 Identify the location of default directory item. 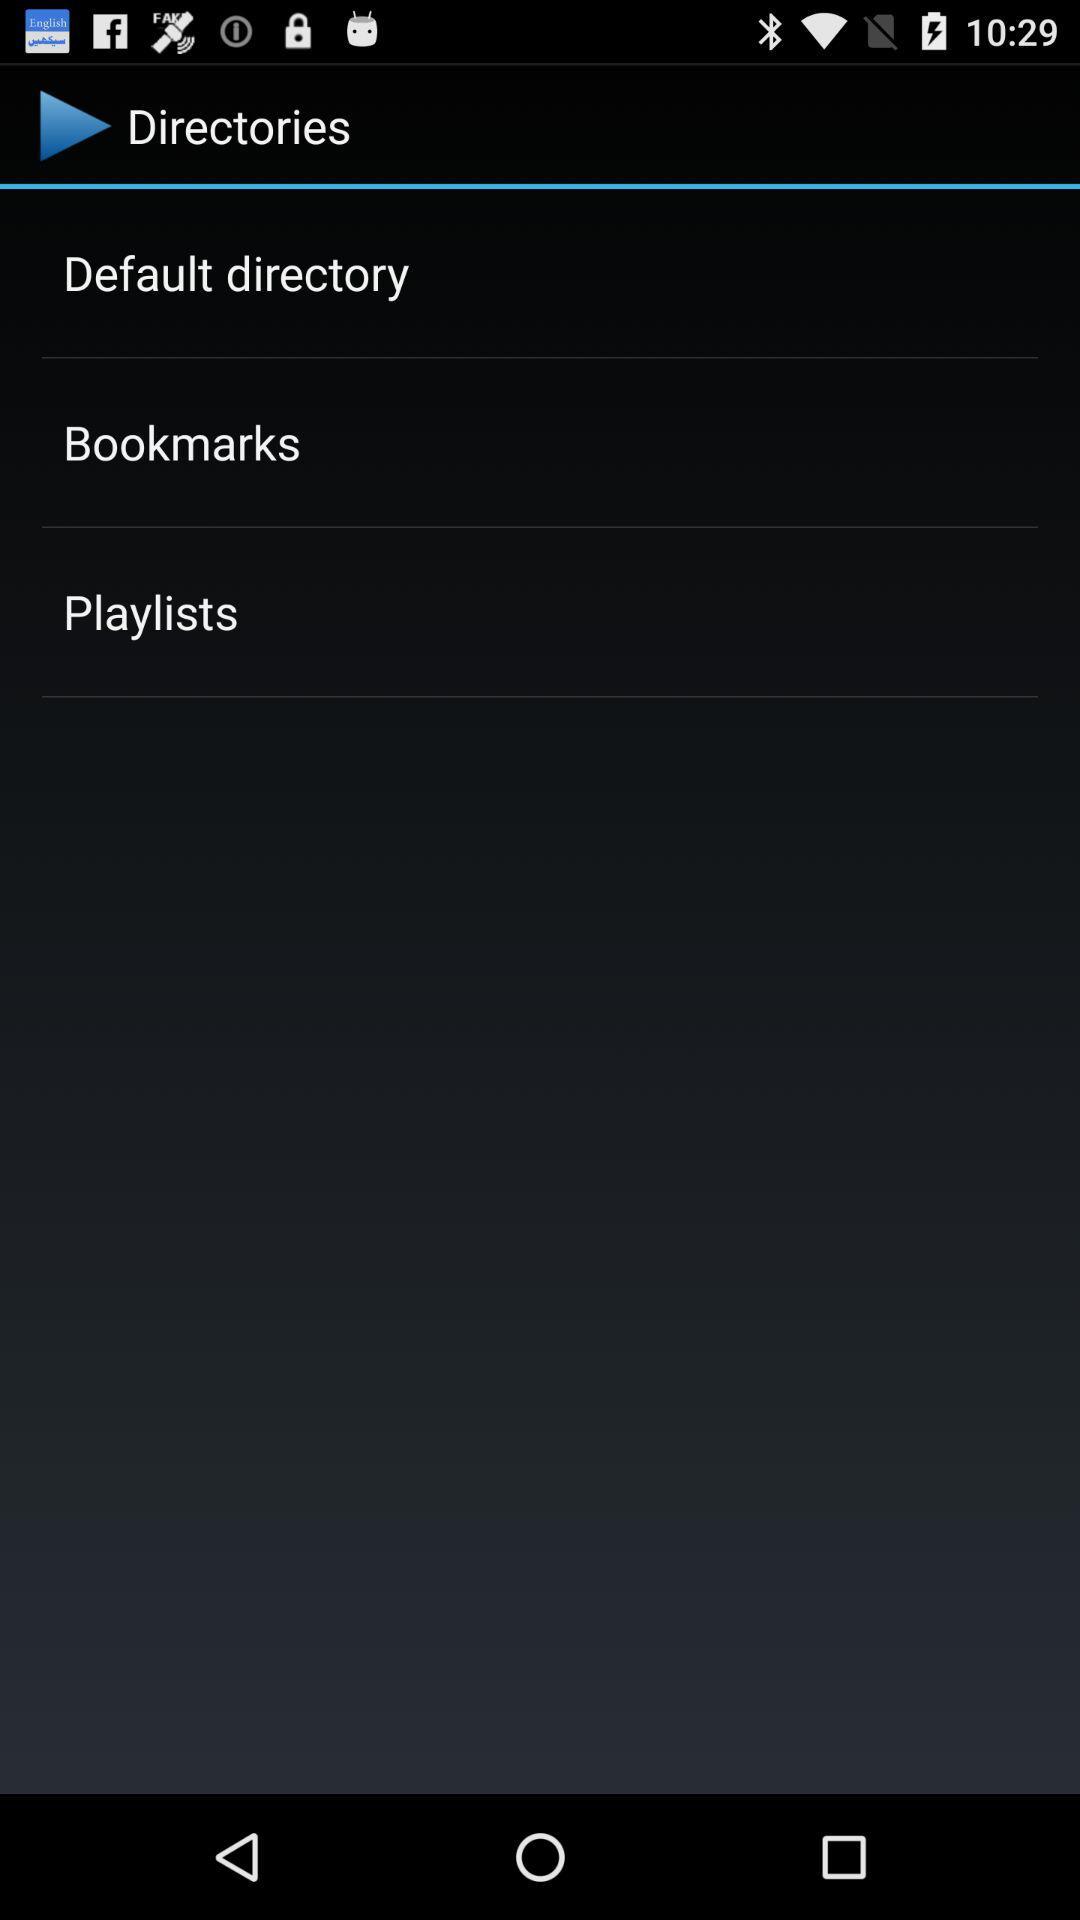
(235, 271).